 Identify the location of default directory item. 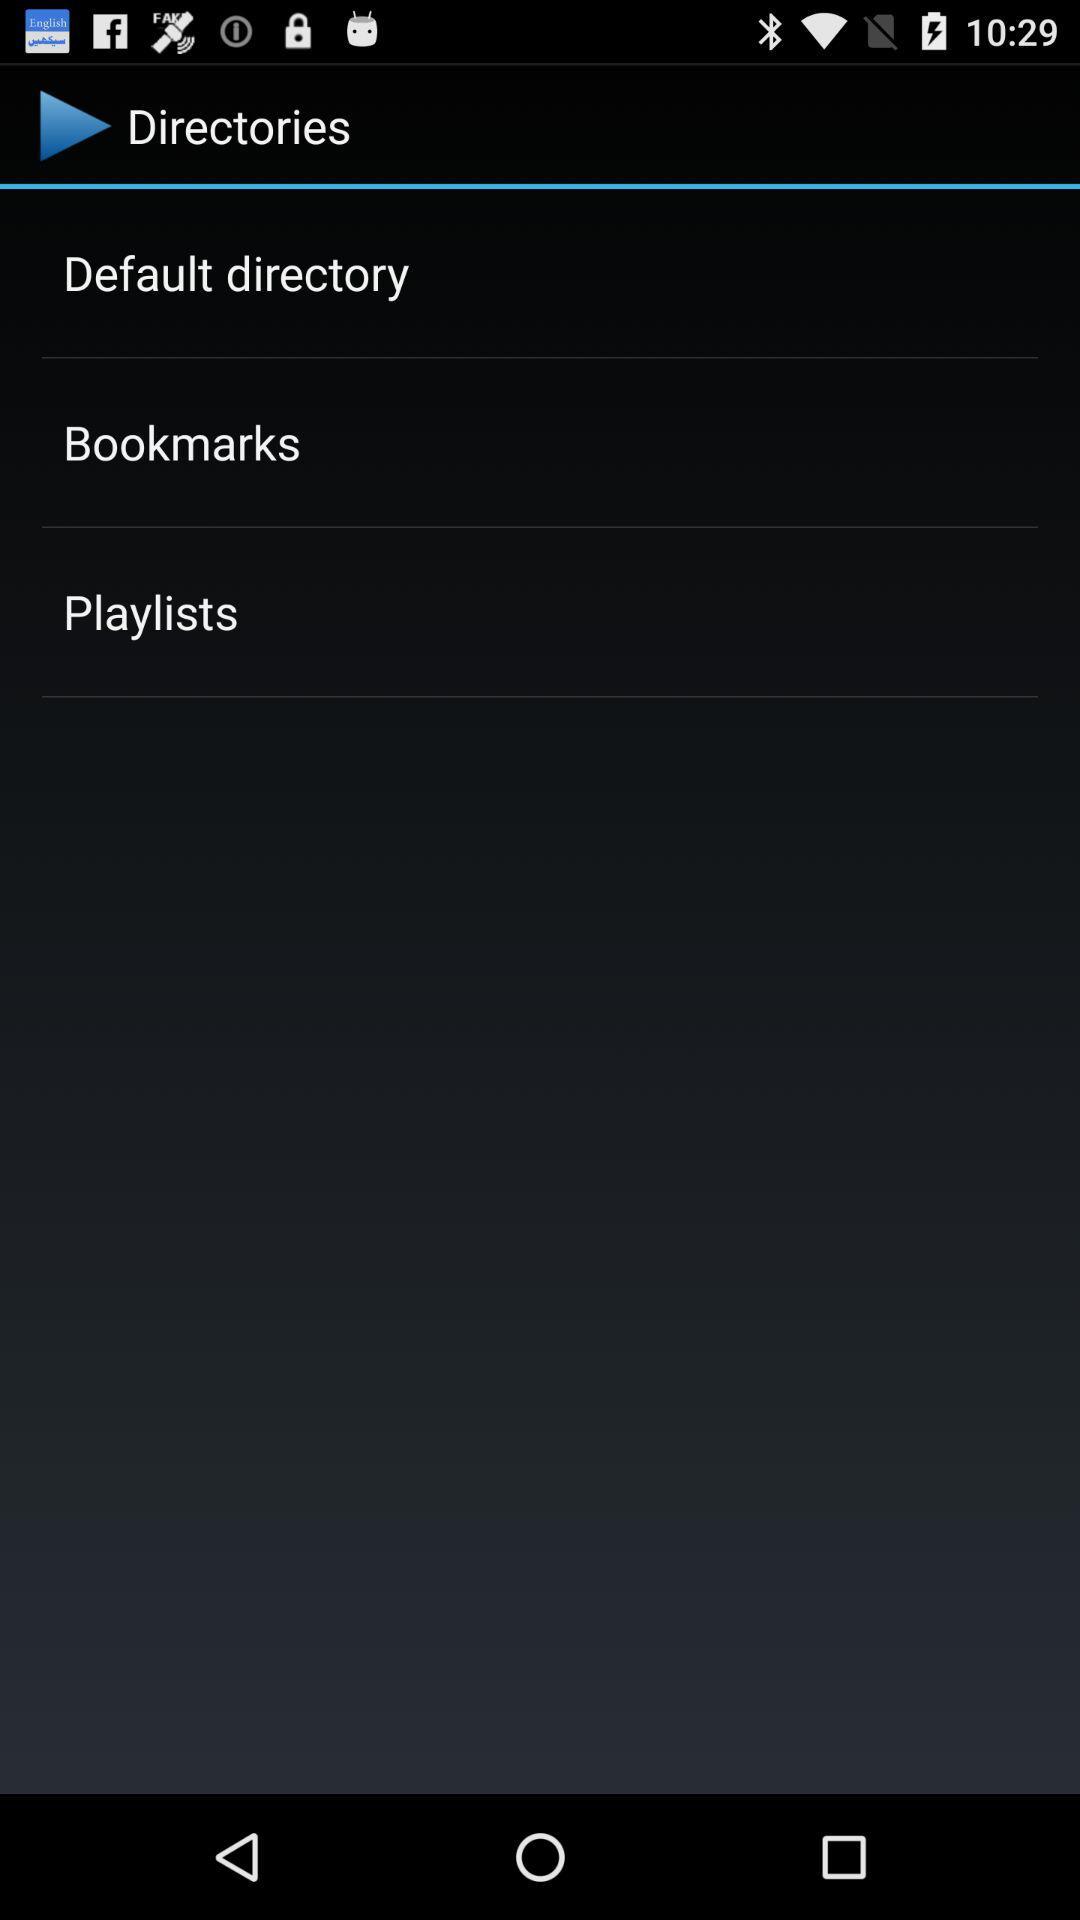
(235, 271).